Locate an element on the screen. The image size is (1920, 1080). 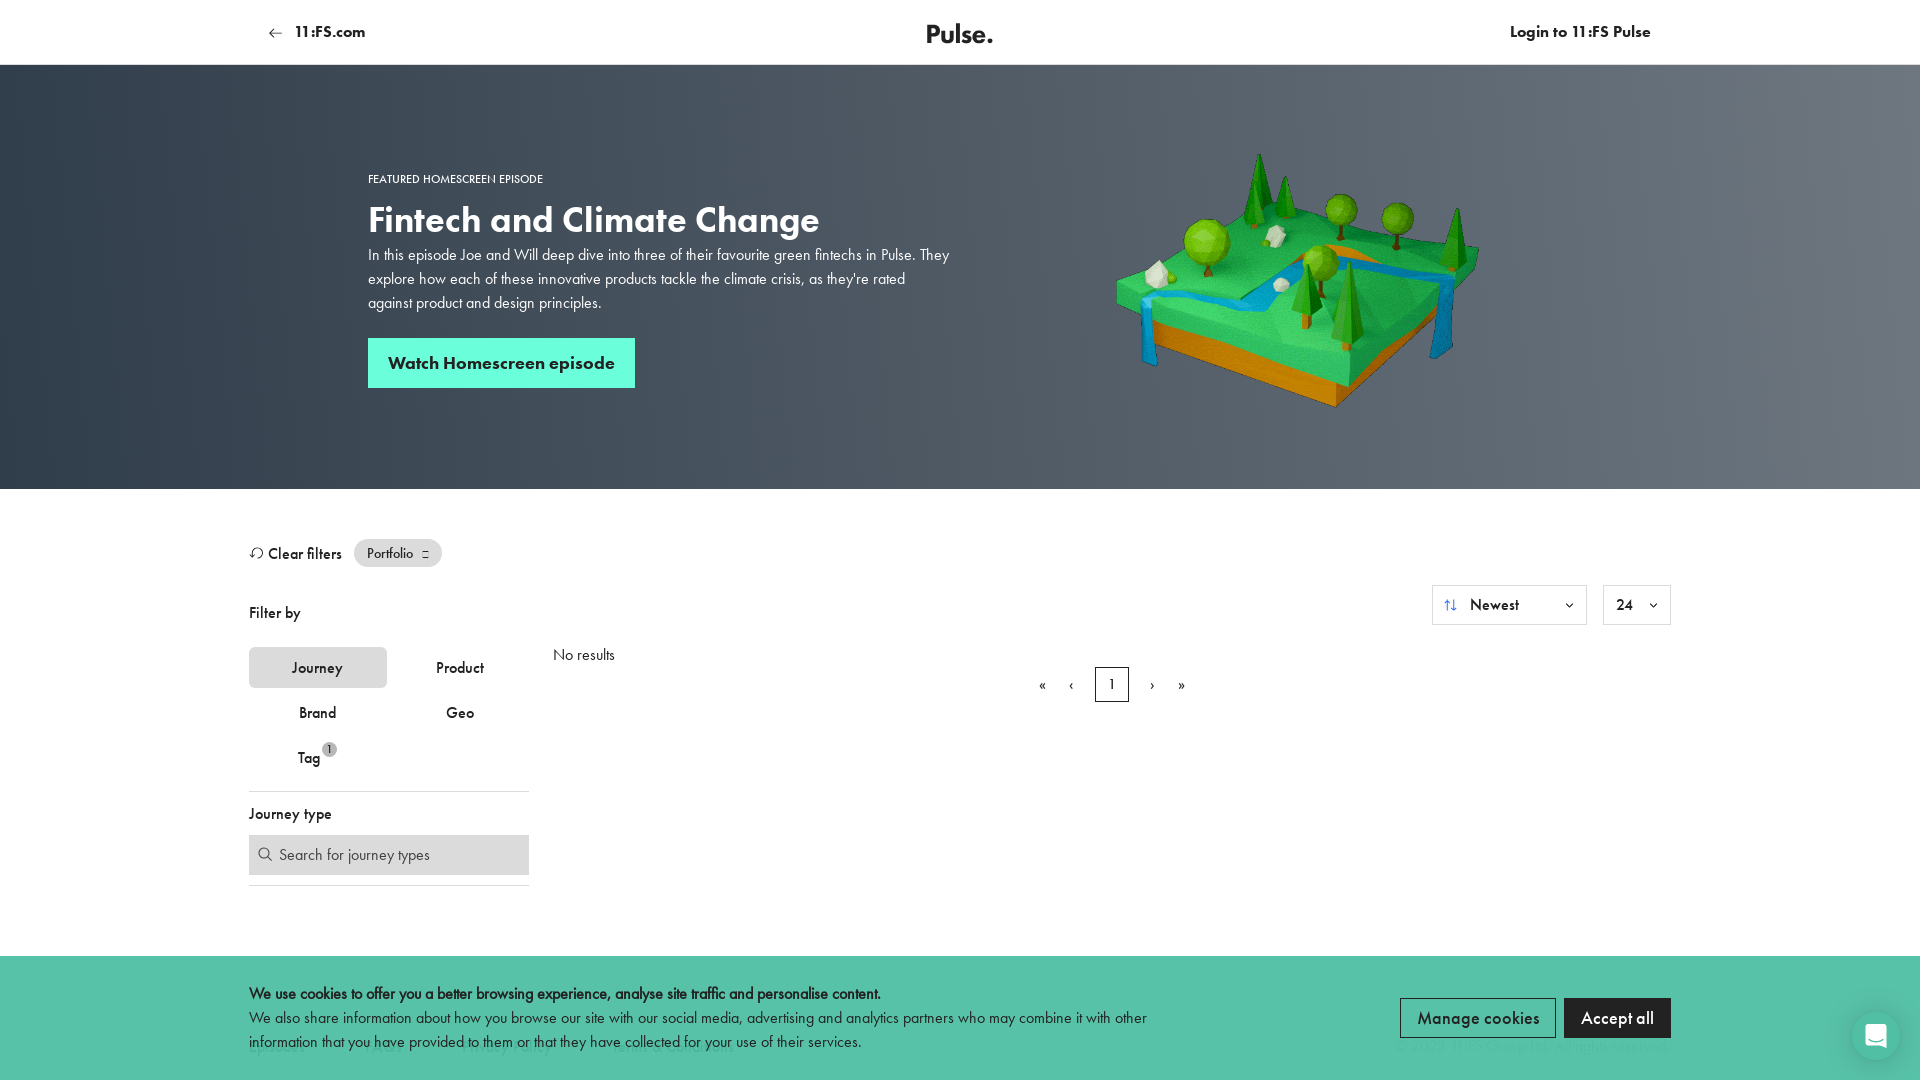
'Geo' is located at coordinates (459, 711).